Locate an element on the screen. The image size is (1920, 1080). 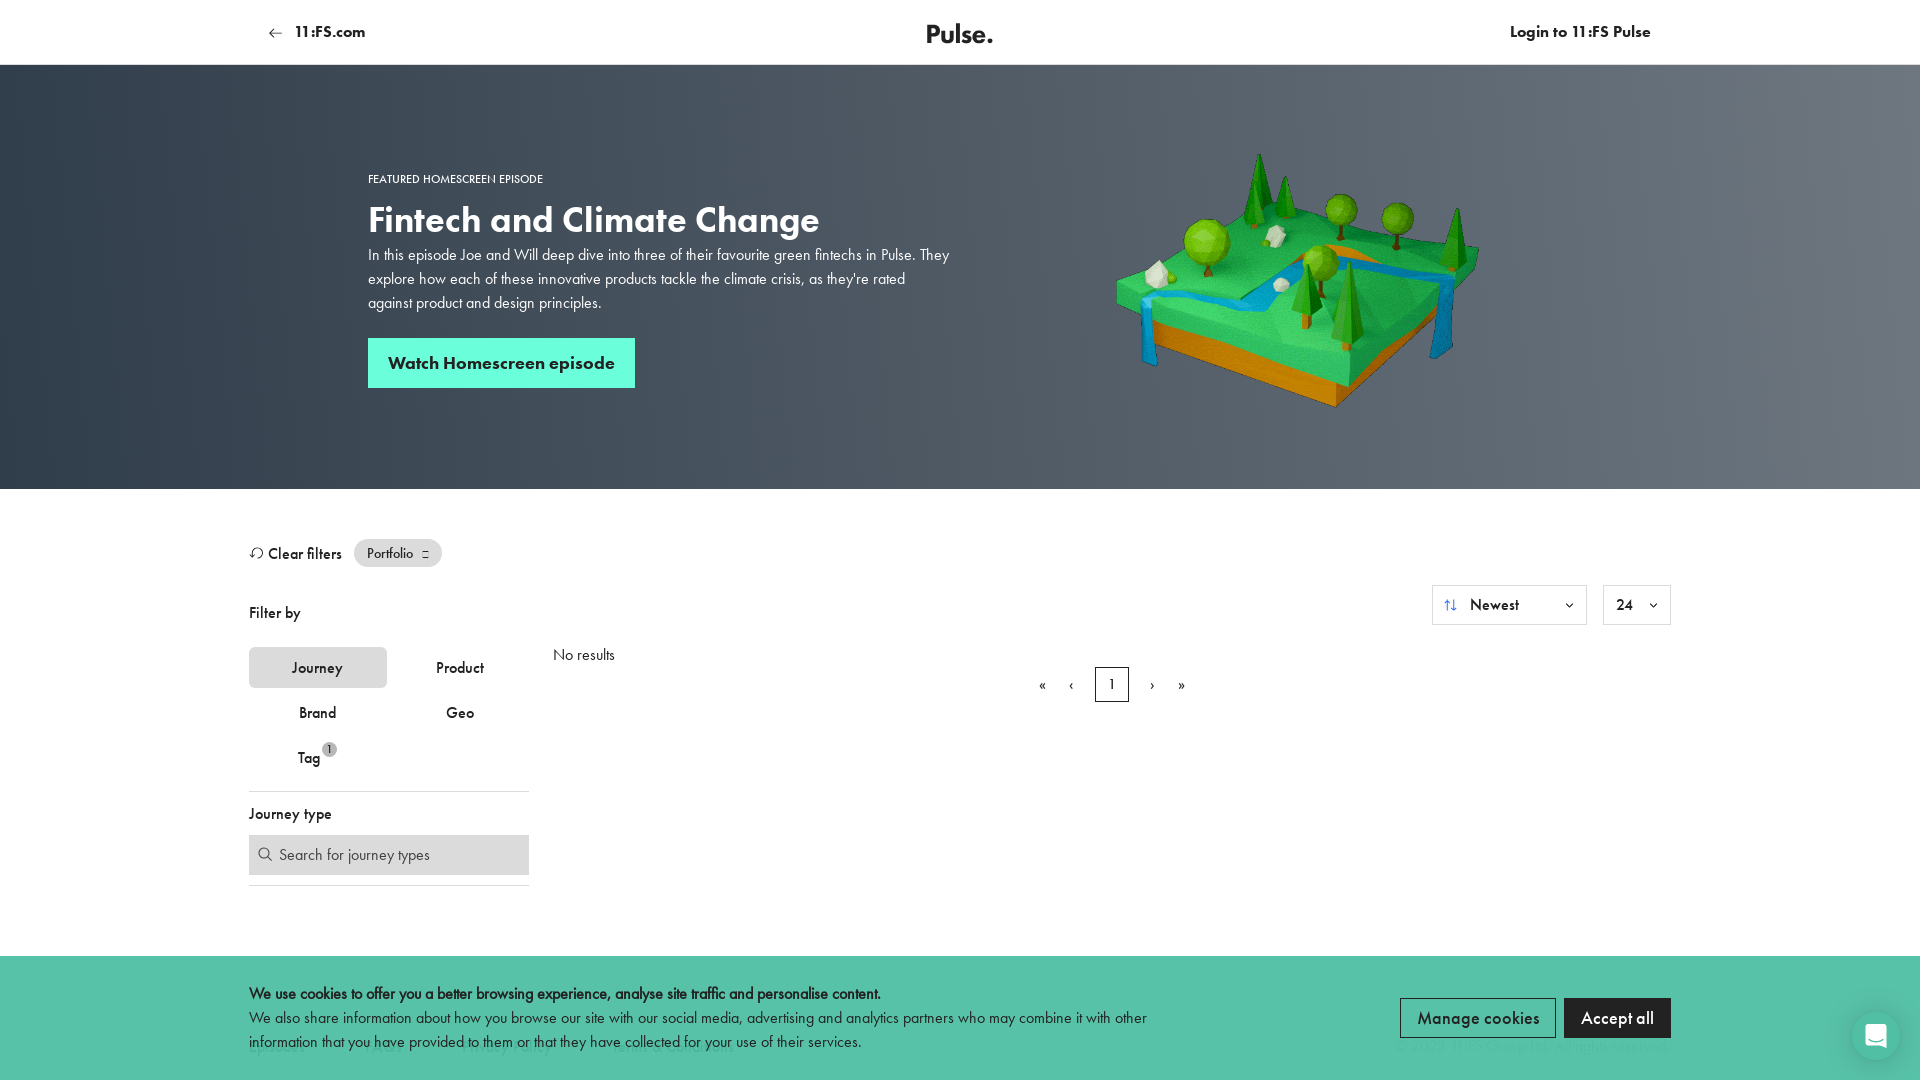
'Geo' is located at coordinates (459, 711).